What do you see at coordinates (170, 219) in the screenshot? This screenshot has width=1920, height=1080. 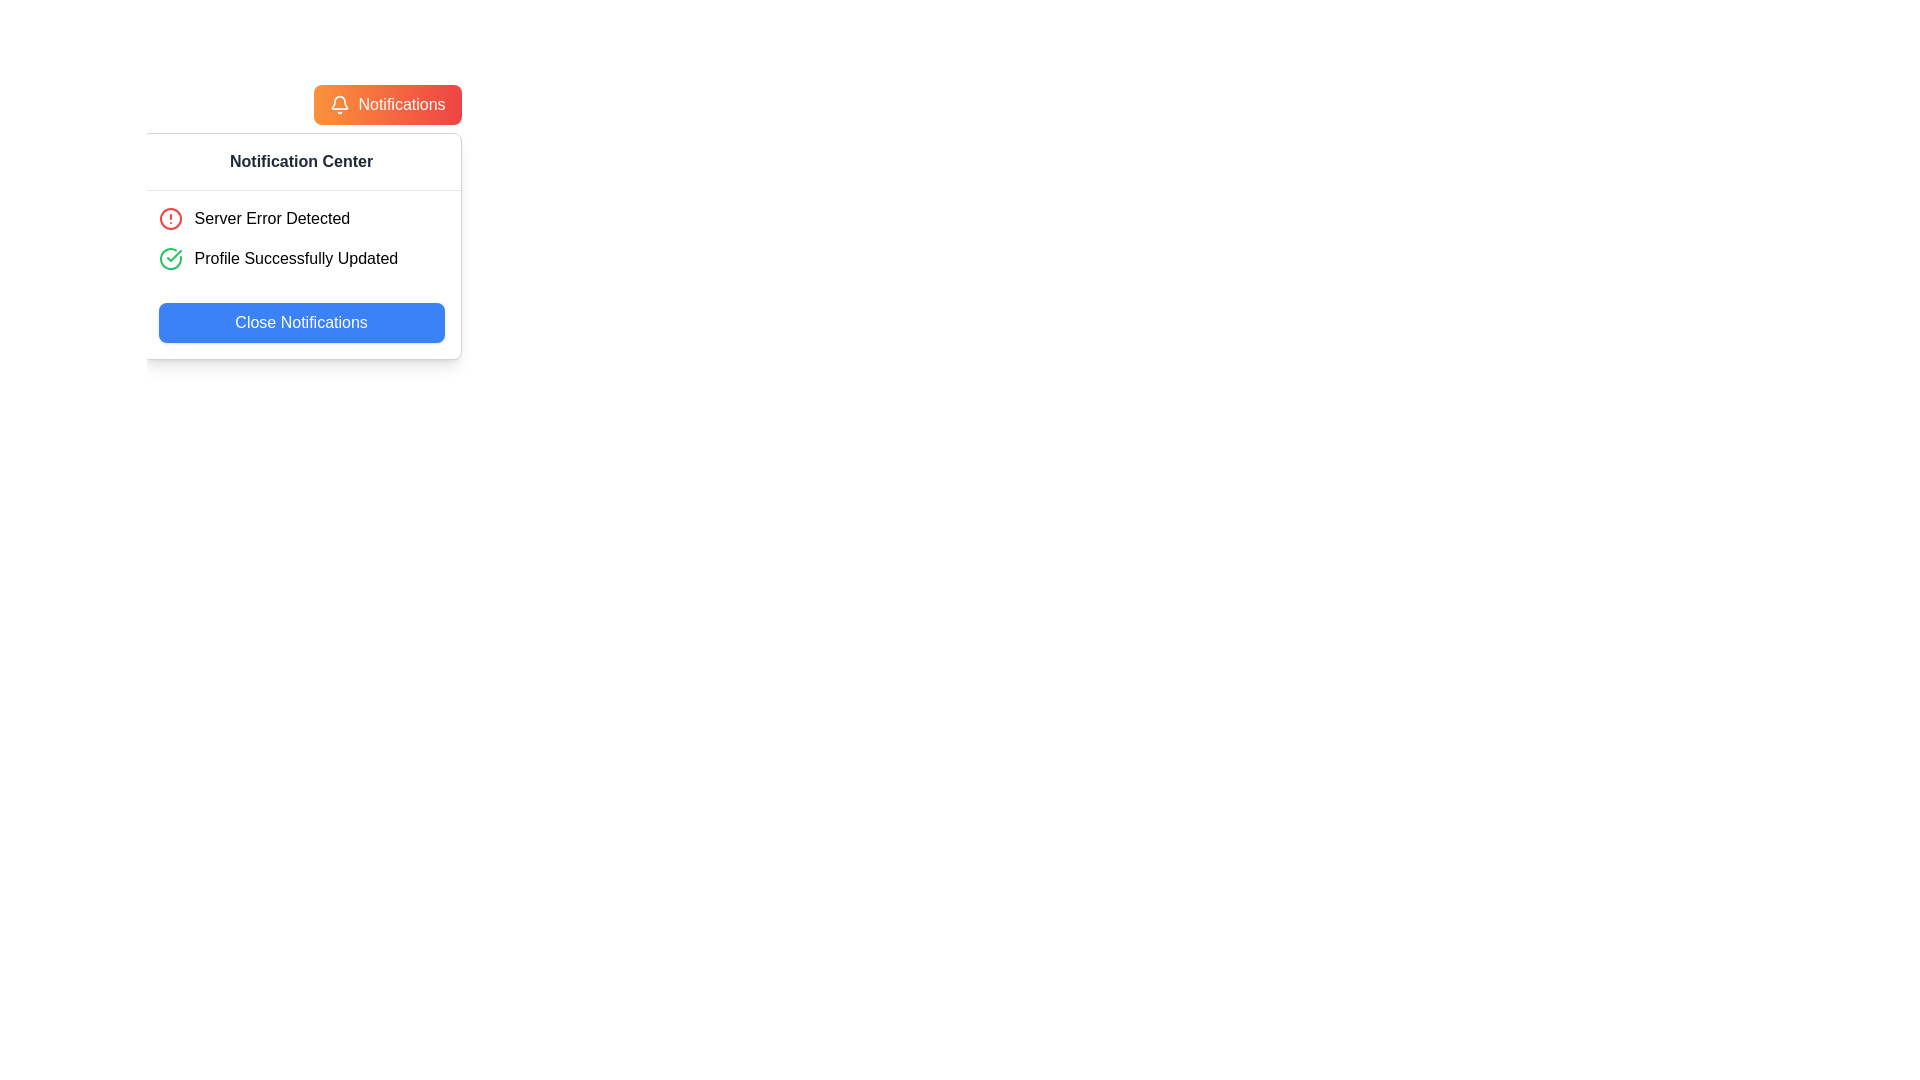 I see `the alert icon representing a 'Server Error Detected' notification` at bounding box center [170, 219].